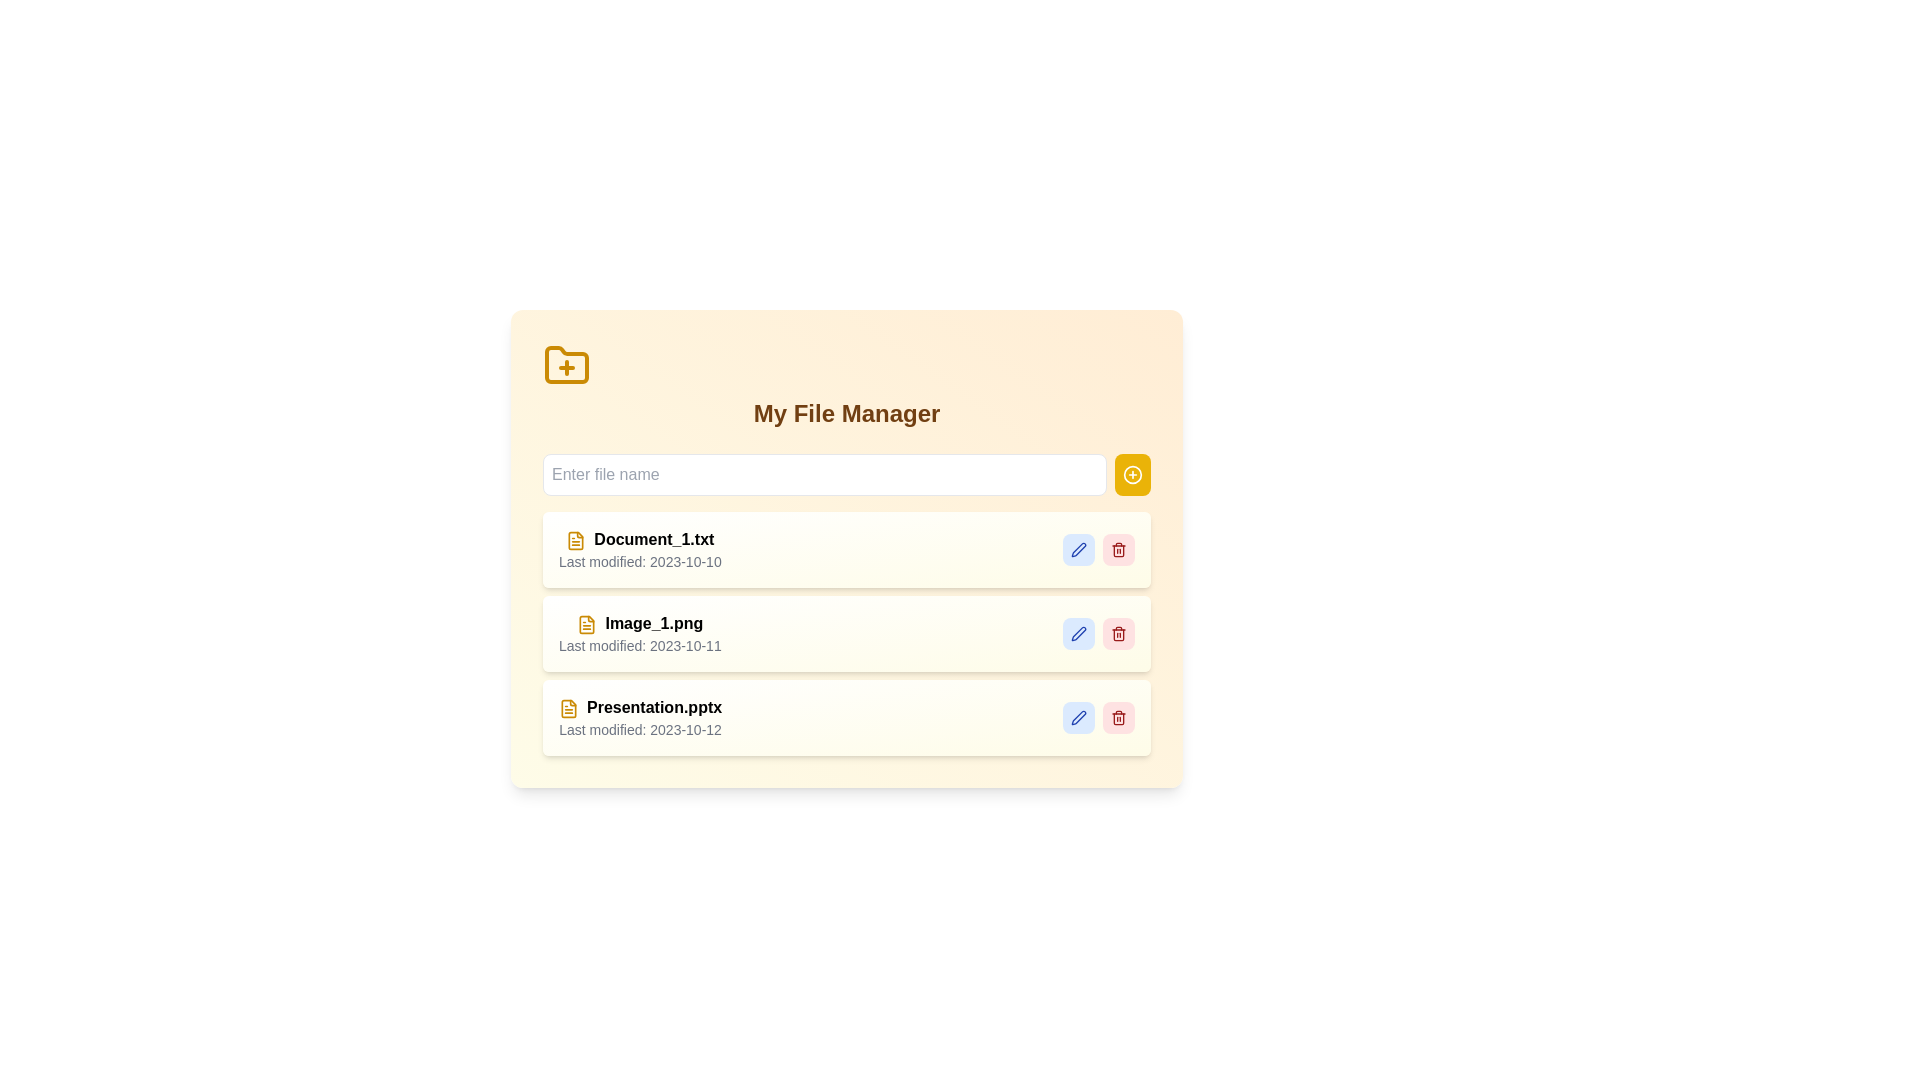 Image resolution: width=1920 pixels, height=1080 pixels. Describe the element at coordinates (1132, 474) in the screenshot. I see `the circular element with a filled center located inside the upper-right corner of the user interface panel, which is part of a larger circular icon with a '+' sign` at that location.